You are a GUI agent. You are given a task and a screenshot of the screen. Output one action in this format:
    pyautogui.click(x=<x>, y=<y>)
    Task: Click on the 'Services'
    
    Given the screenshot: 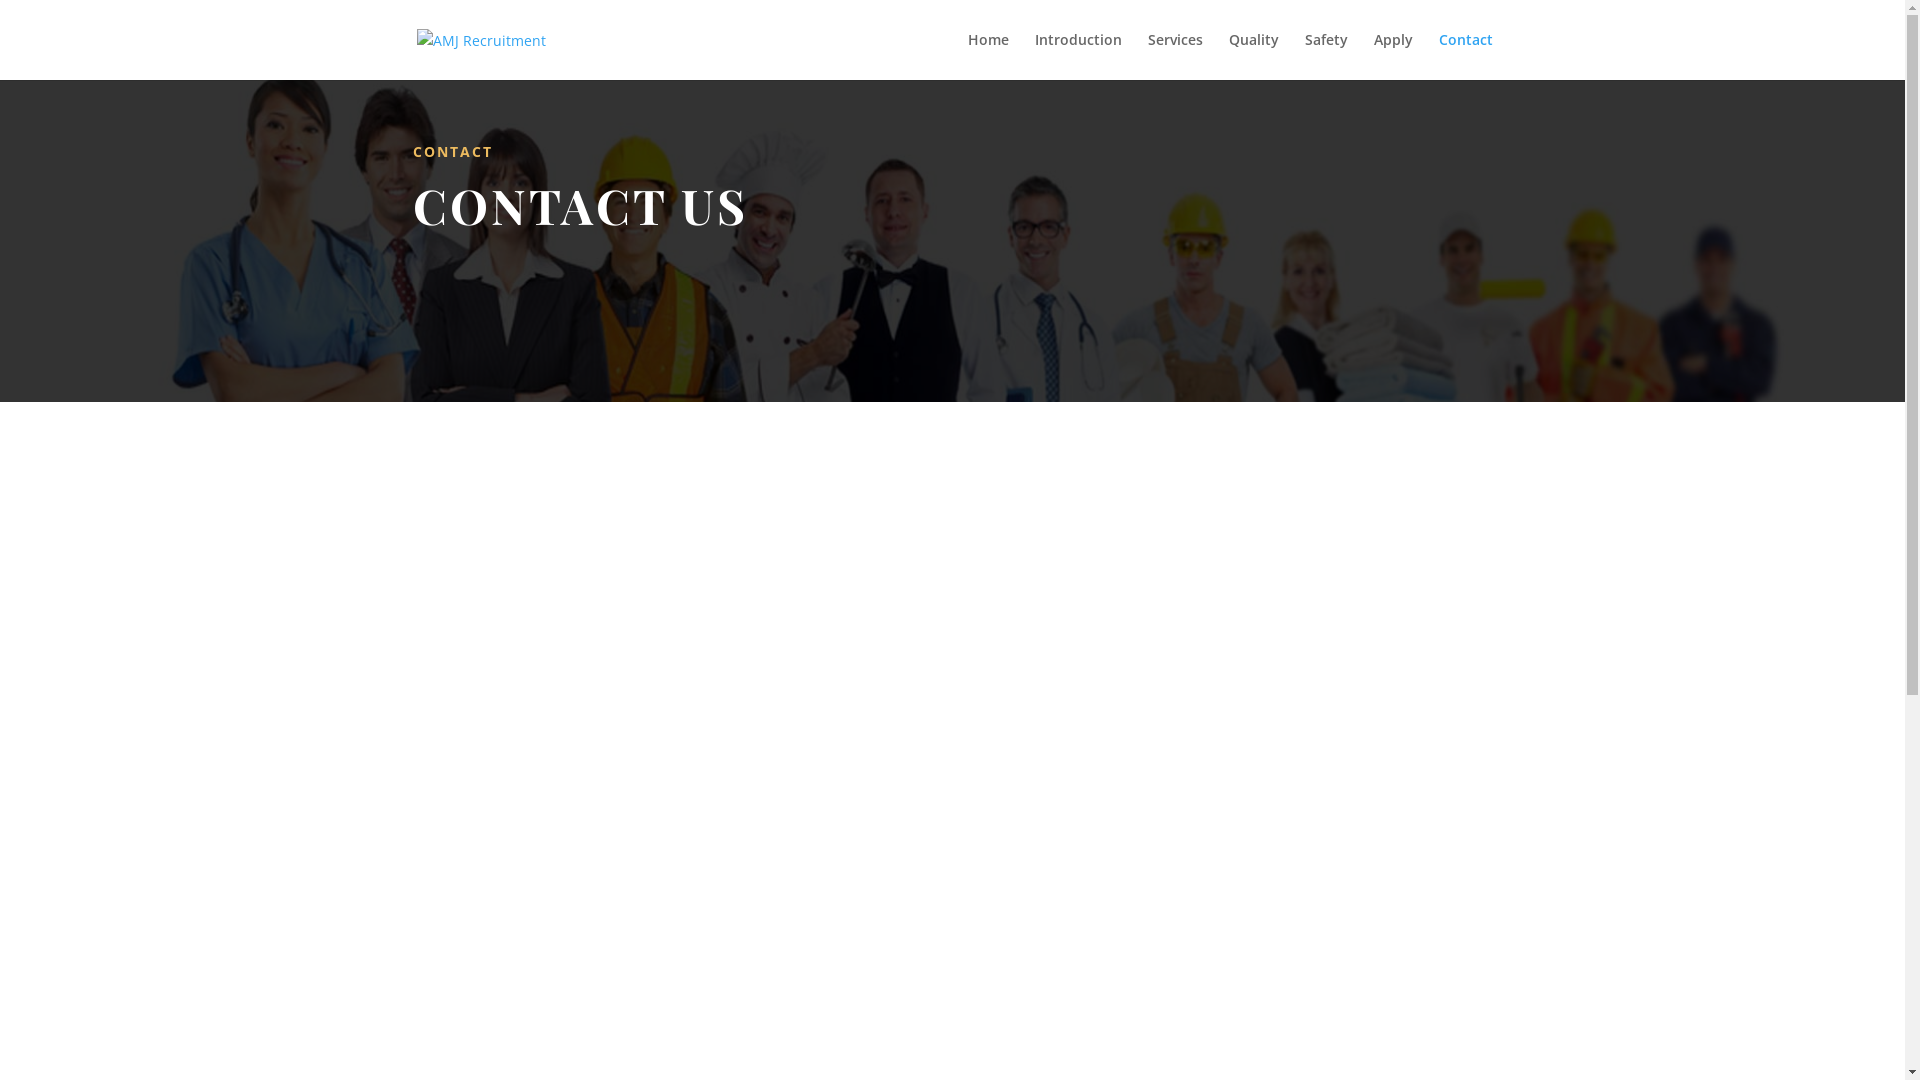 What is the action you would take?
    pyautogui.click(x=1175, y=55)
    